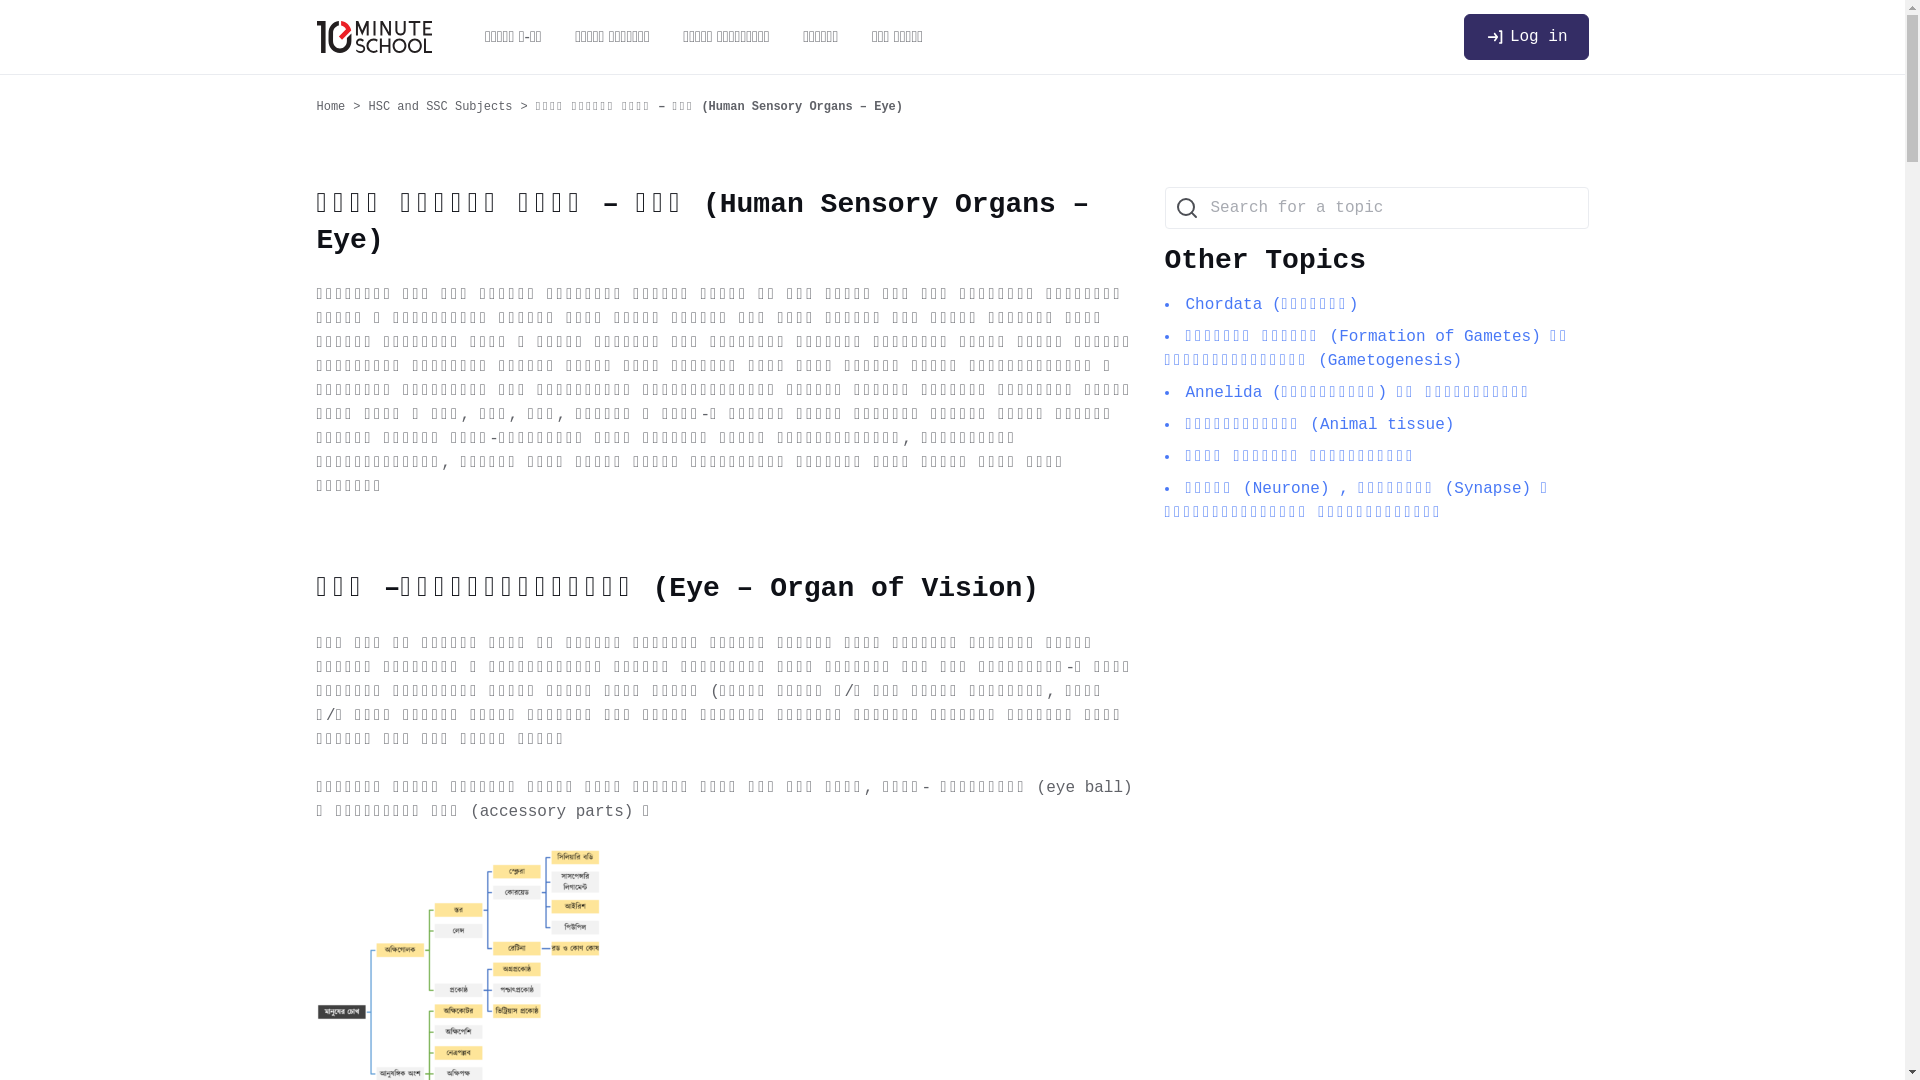 This screenshot has width=1920, height=1080. What do you see at coordinates (369, 107) in the screenshot?
I see `'HSC and SSC Subjects'` at bounding box center [369, 107].